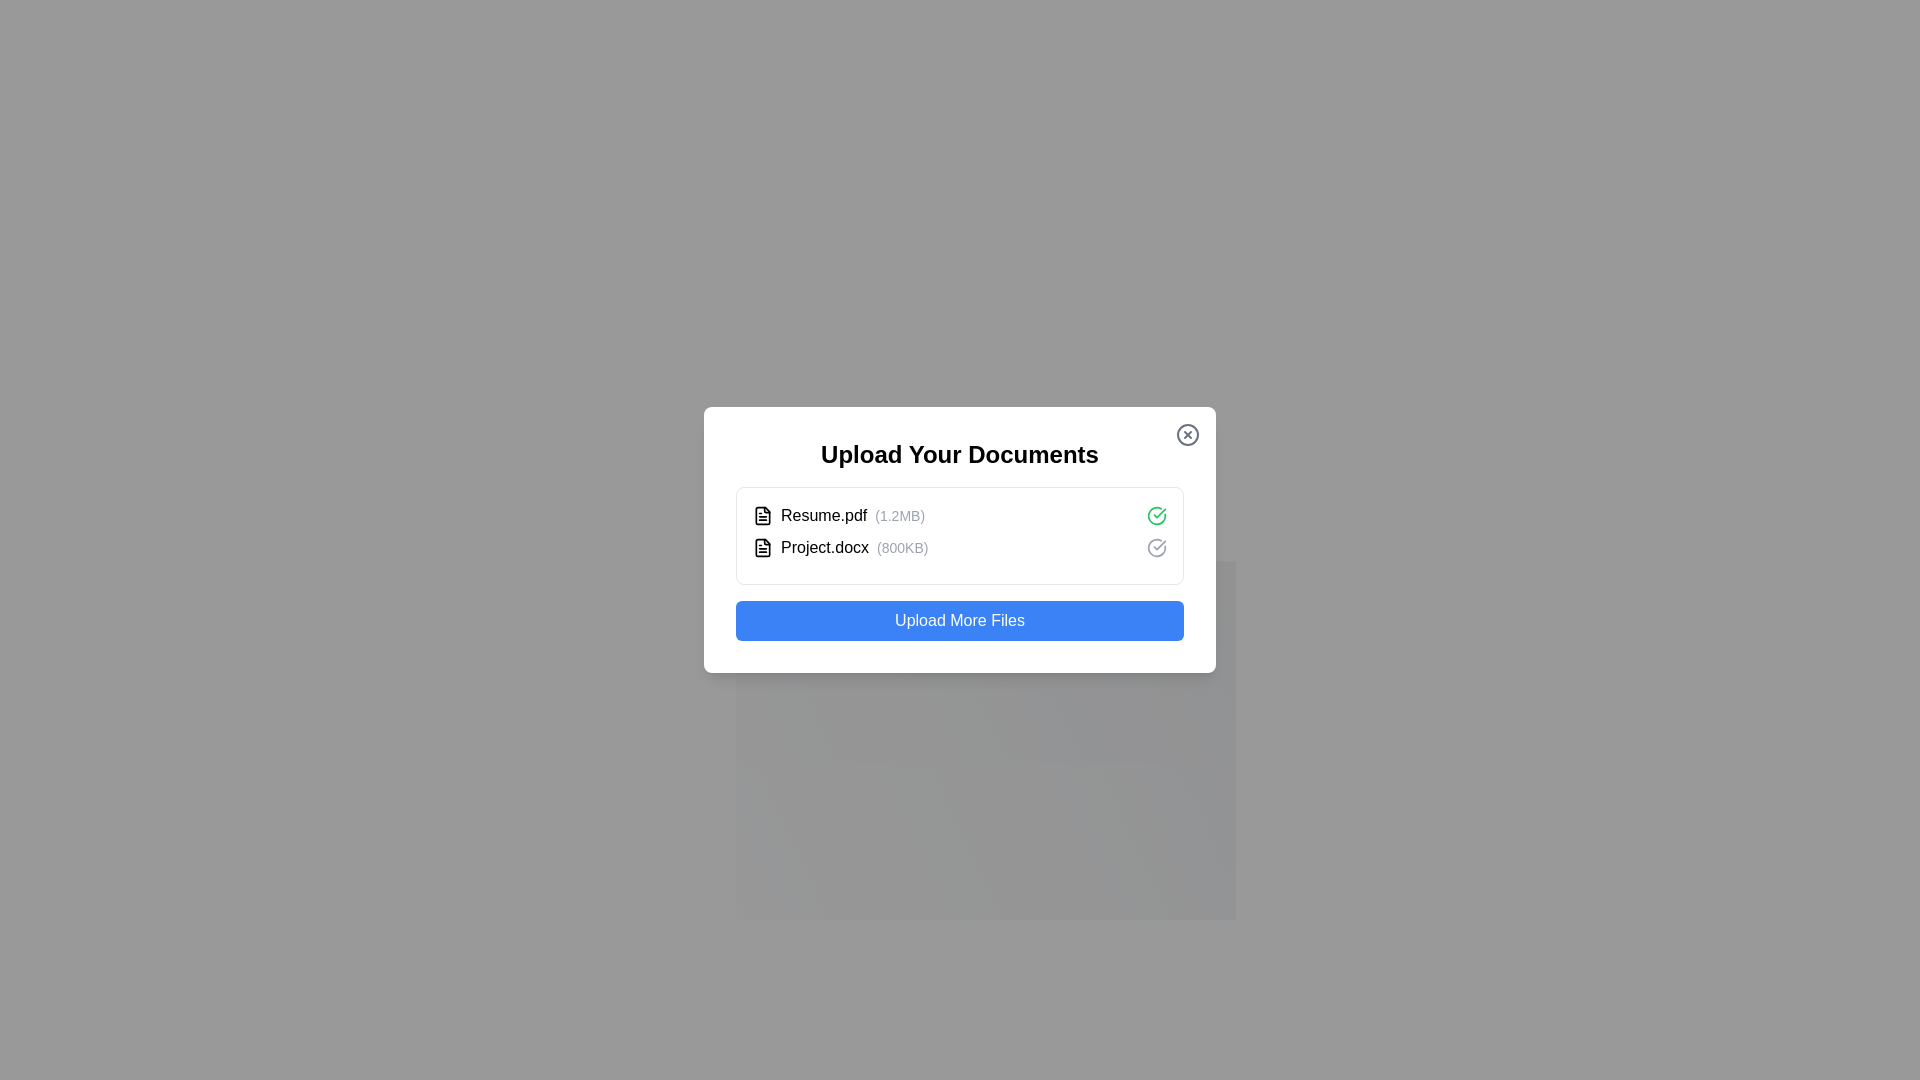  I want to click on the file icon representing 'Resume.pdf', which is located slightly to the left of the text item and aligns centrally with the text's vertical axis, so click(762, 514).